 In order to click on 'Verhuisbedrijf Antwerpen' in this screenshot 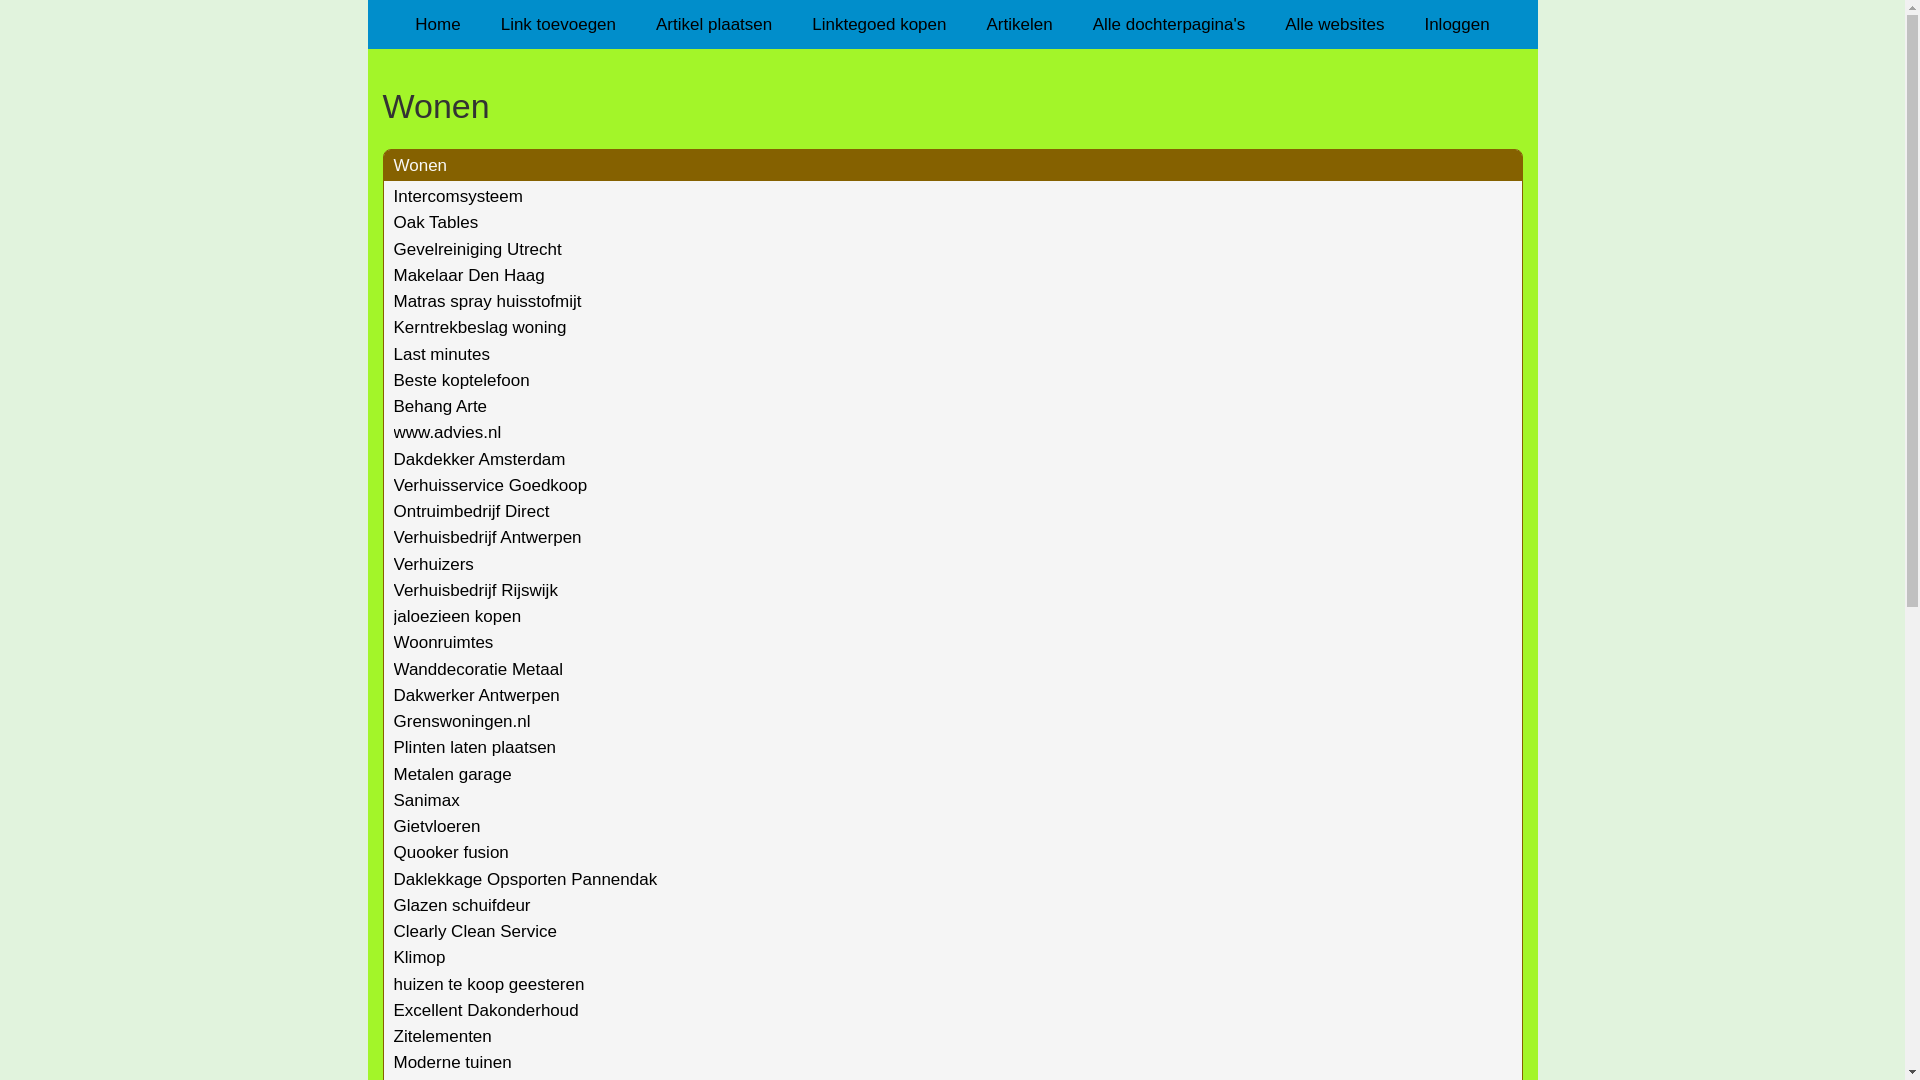, I will do `click(488, 536)`.